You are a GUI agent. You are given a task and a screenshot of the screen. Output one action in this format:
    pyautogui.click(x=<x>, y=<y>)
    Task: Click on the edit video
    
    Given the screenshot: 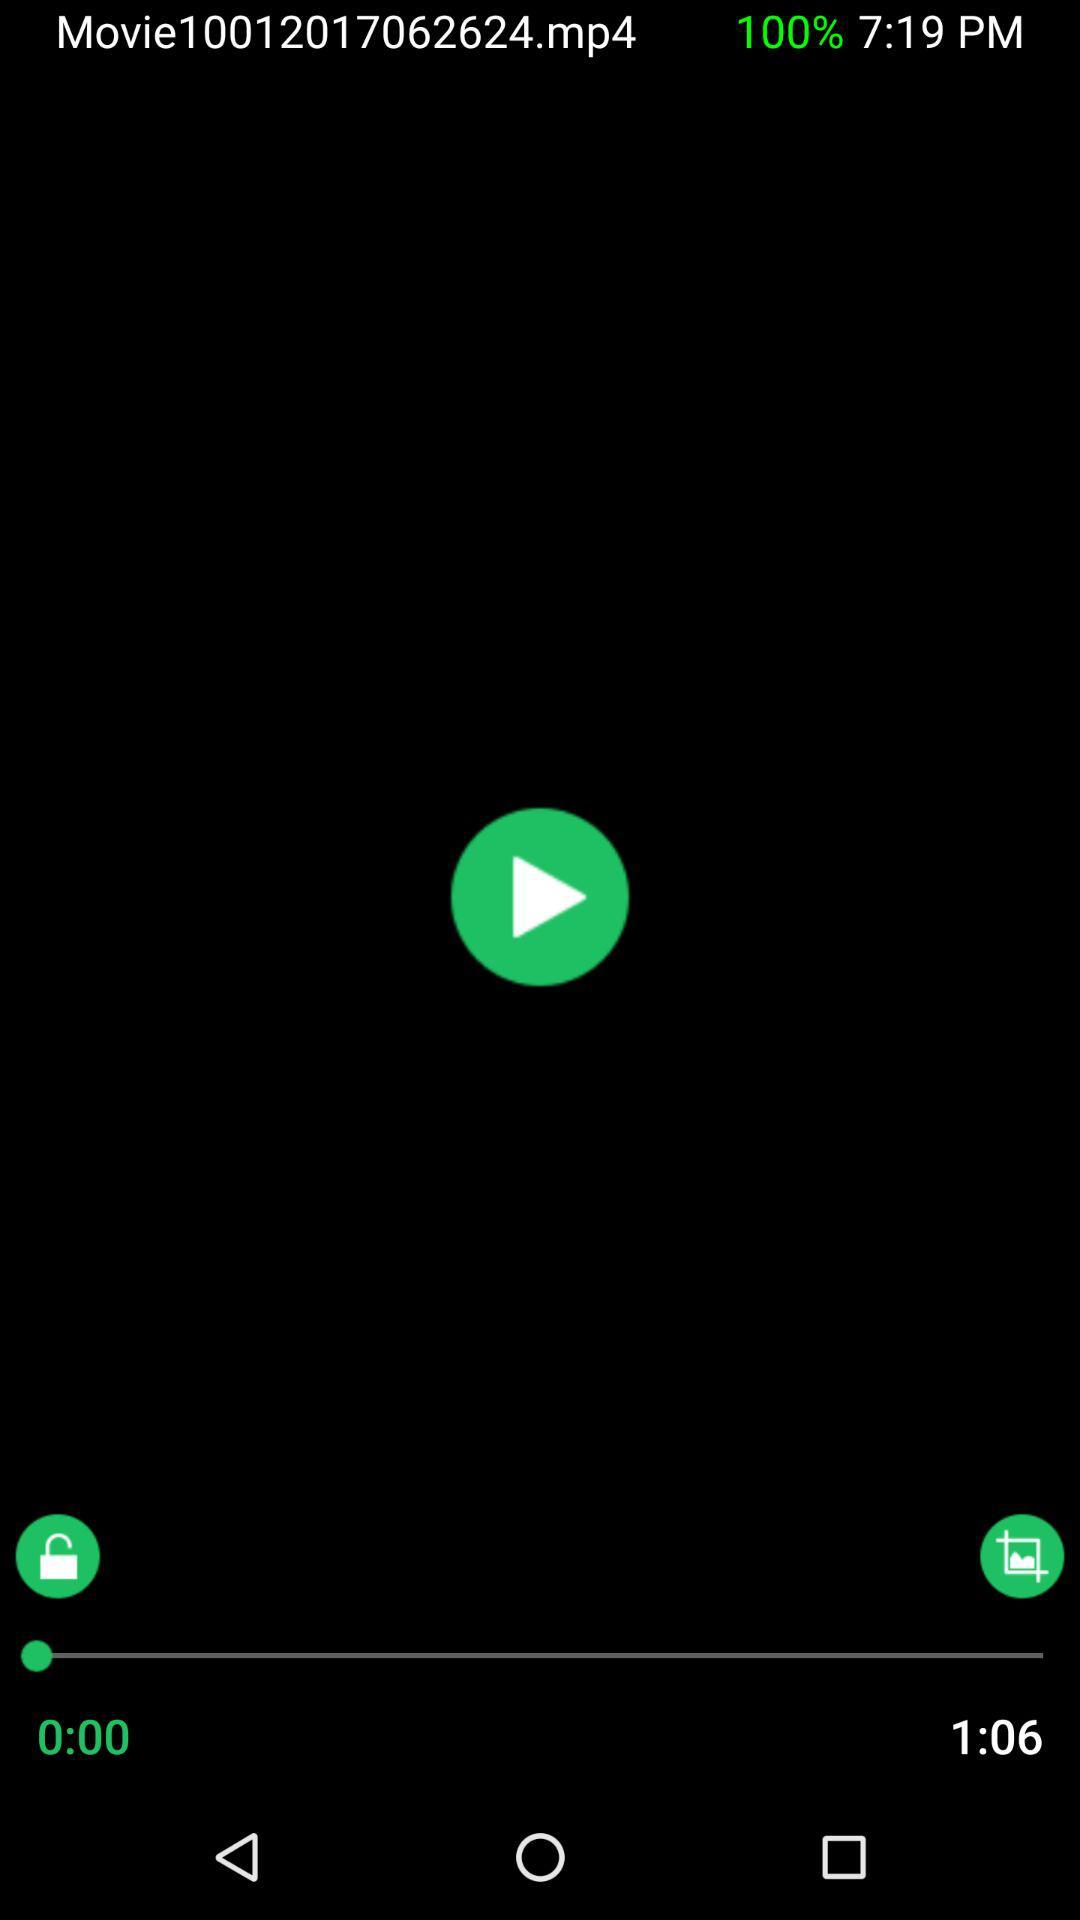 What is the action you would take?
    pyautogui.click(x=1022, y=1555)
    